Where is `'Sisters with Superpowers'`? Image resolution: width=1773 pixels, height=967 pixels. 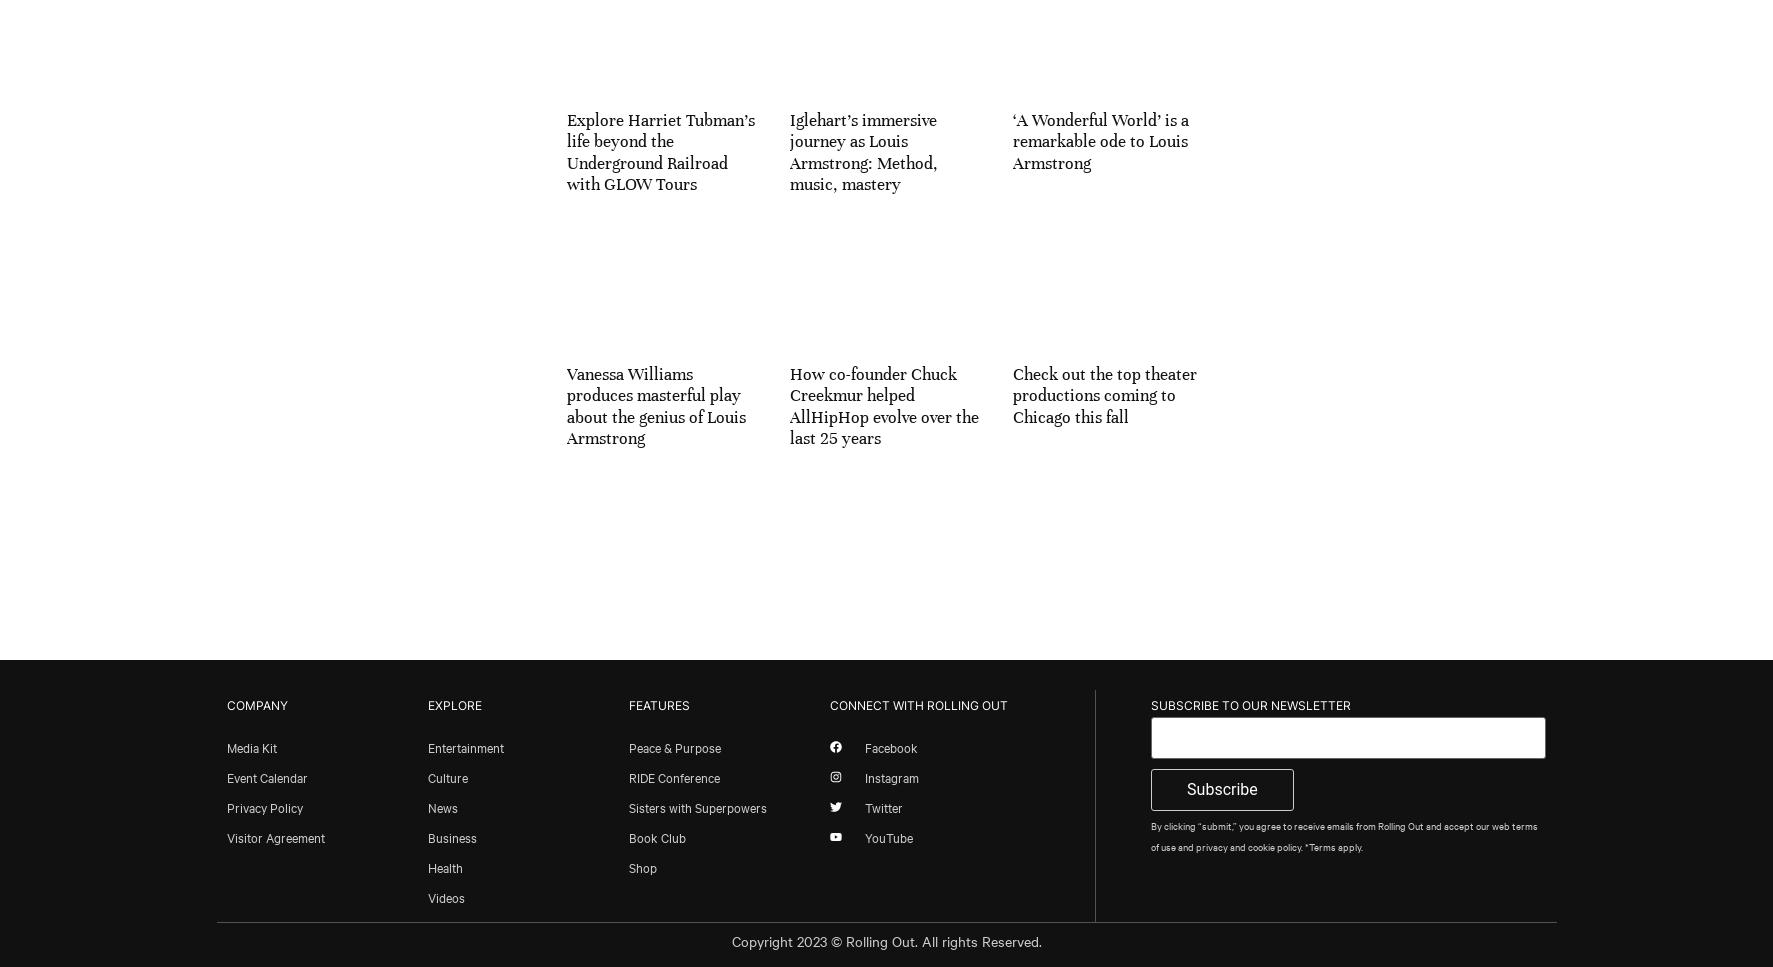
'Sisters with Superpowers' is located at coordinates (696, 804).